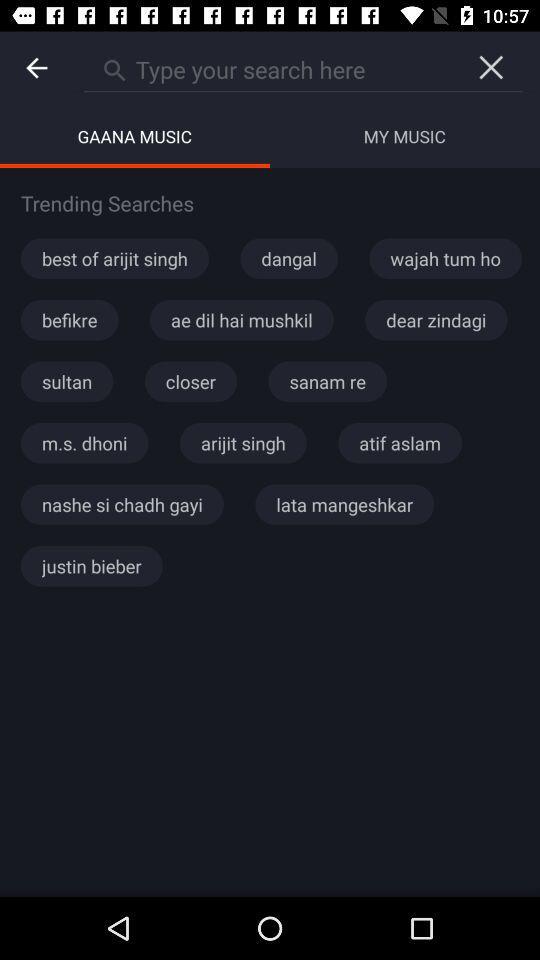 This screenshot has height=960, width=540. What do you see at coordinates (343, 503) in the screenshot?
I see `the item next to the nashe si chadh` at bounding box center [343, 503].